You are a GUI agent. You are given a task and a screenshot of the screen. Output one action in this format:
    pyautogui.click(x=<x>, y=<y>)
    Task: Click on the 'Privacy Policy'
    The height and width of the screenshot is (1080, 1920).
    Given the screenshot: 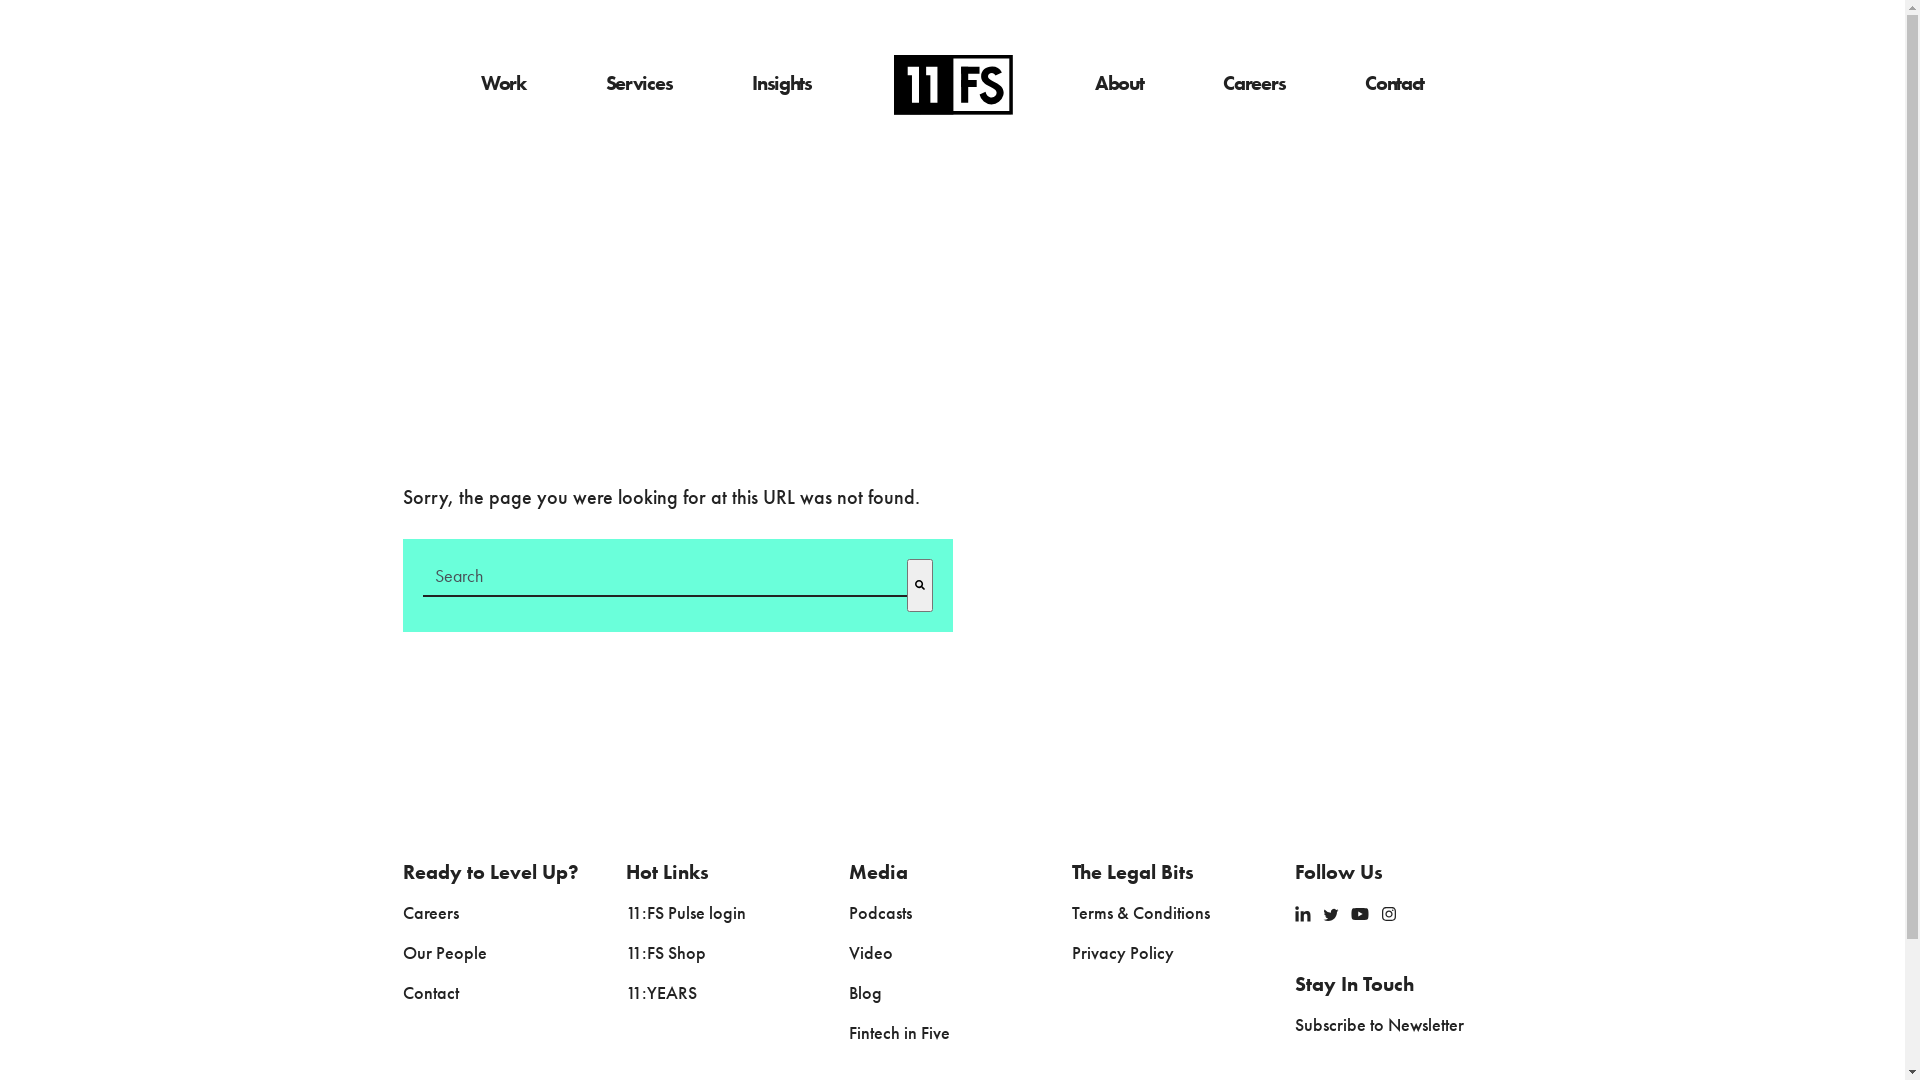 What is the action you would take?
    pyautogui.click(x=1123, y=952)
    